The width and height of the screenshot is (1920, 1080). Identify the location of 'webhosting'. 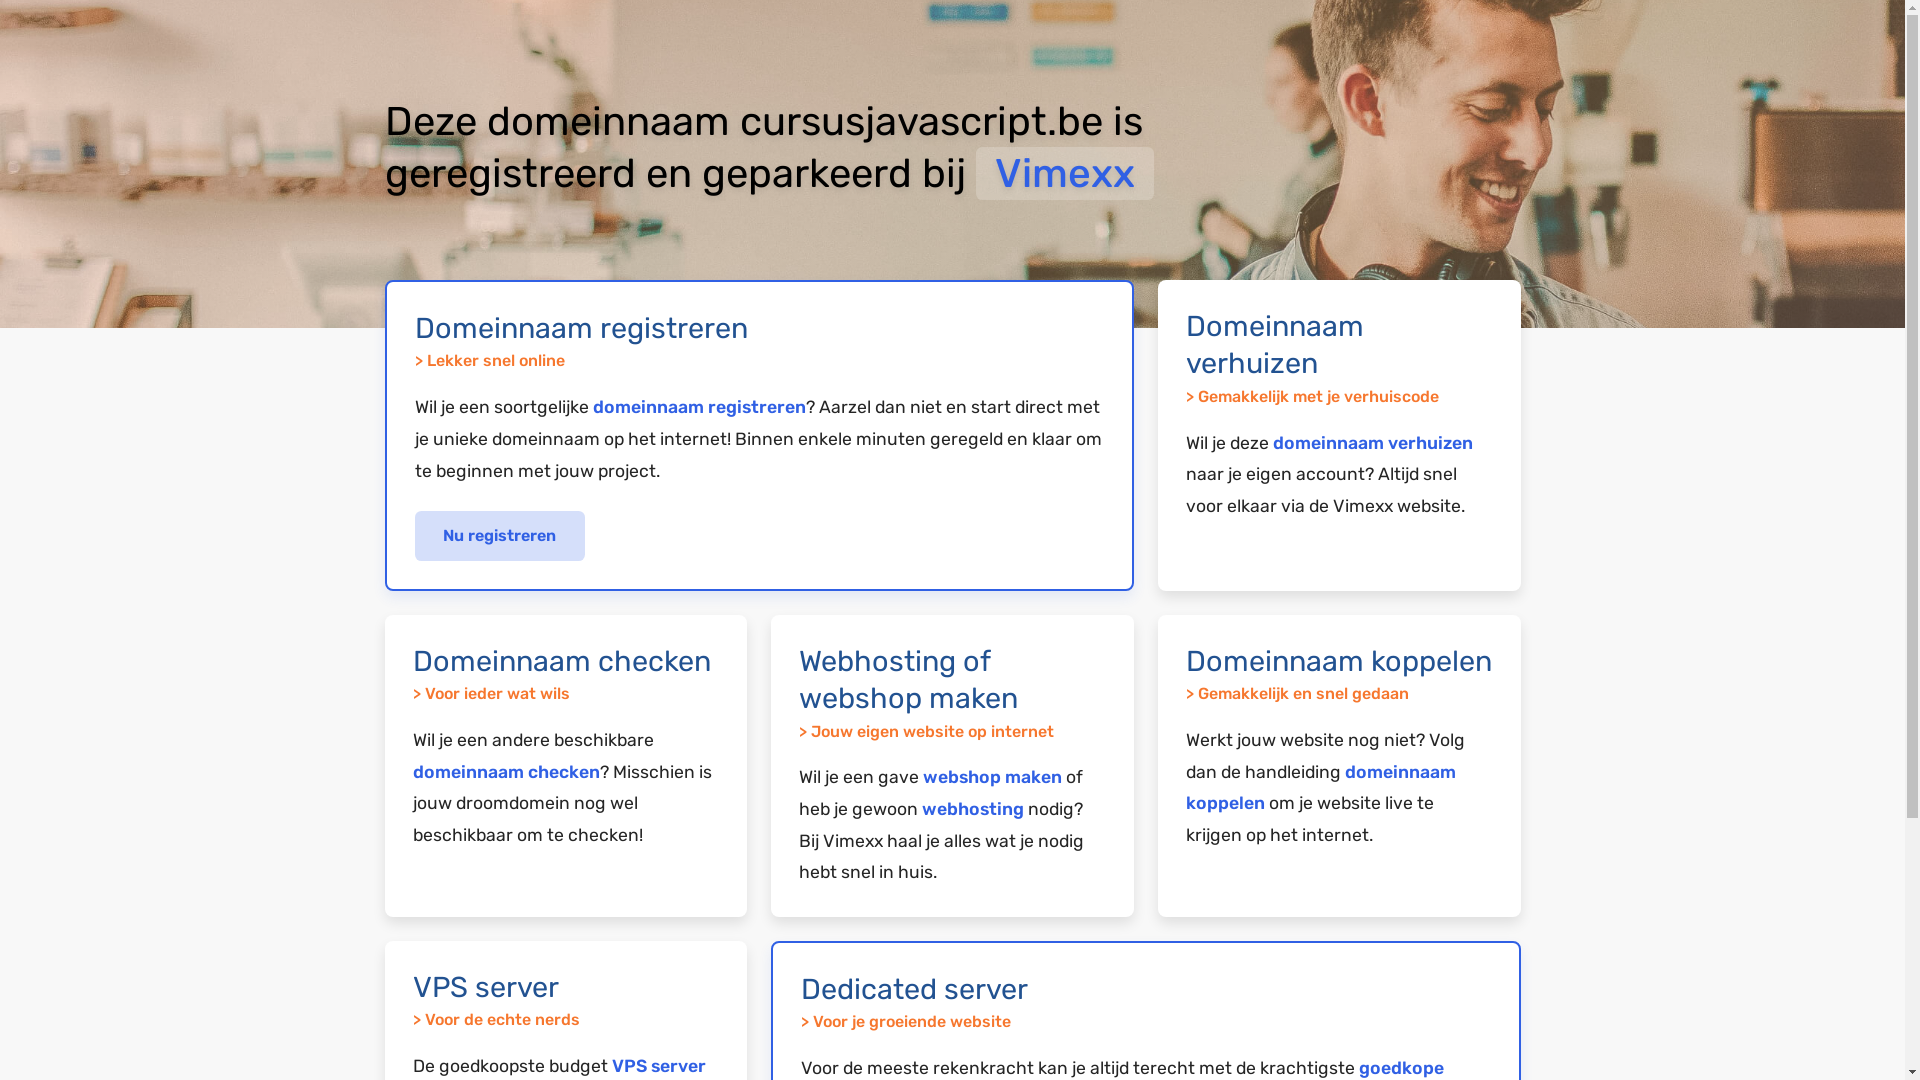
(973, 808).